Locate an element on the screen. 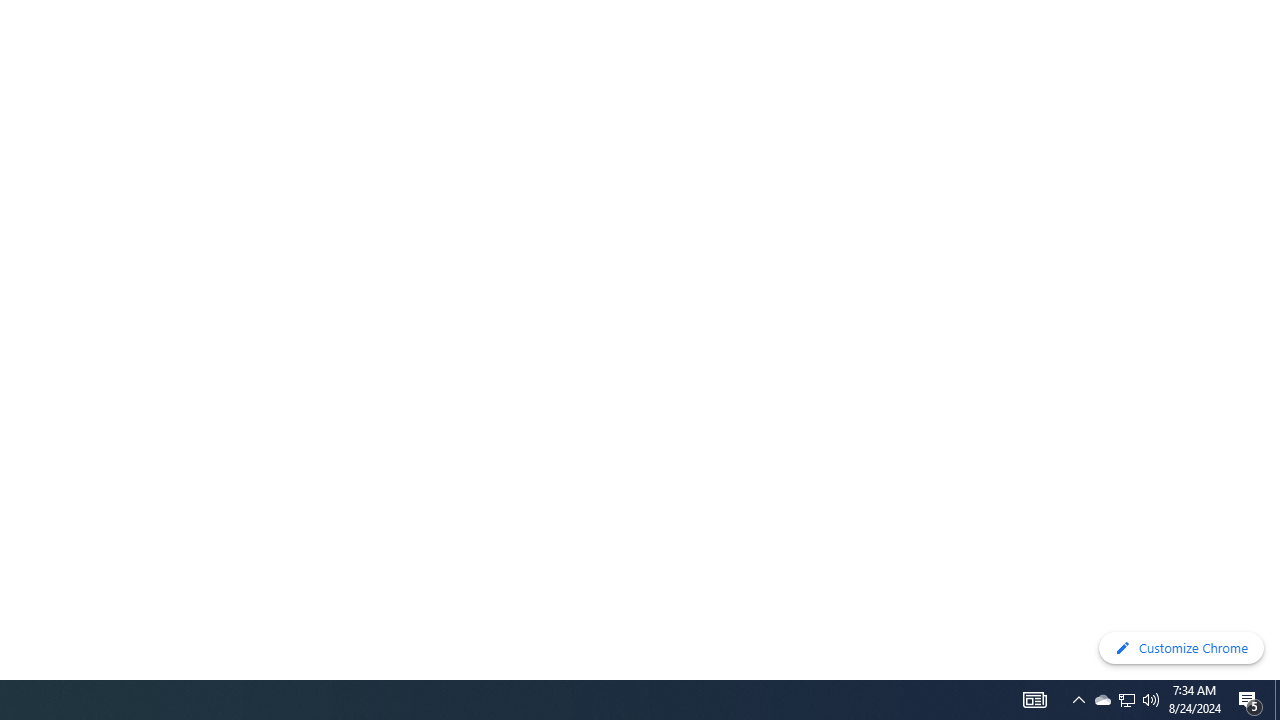  'Customize Chrome' is located at coordinates (1181, 648).